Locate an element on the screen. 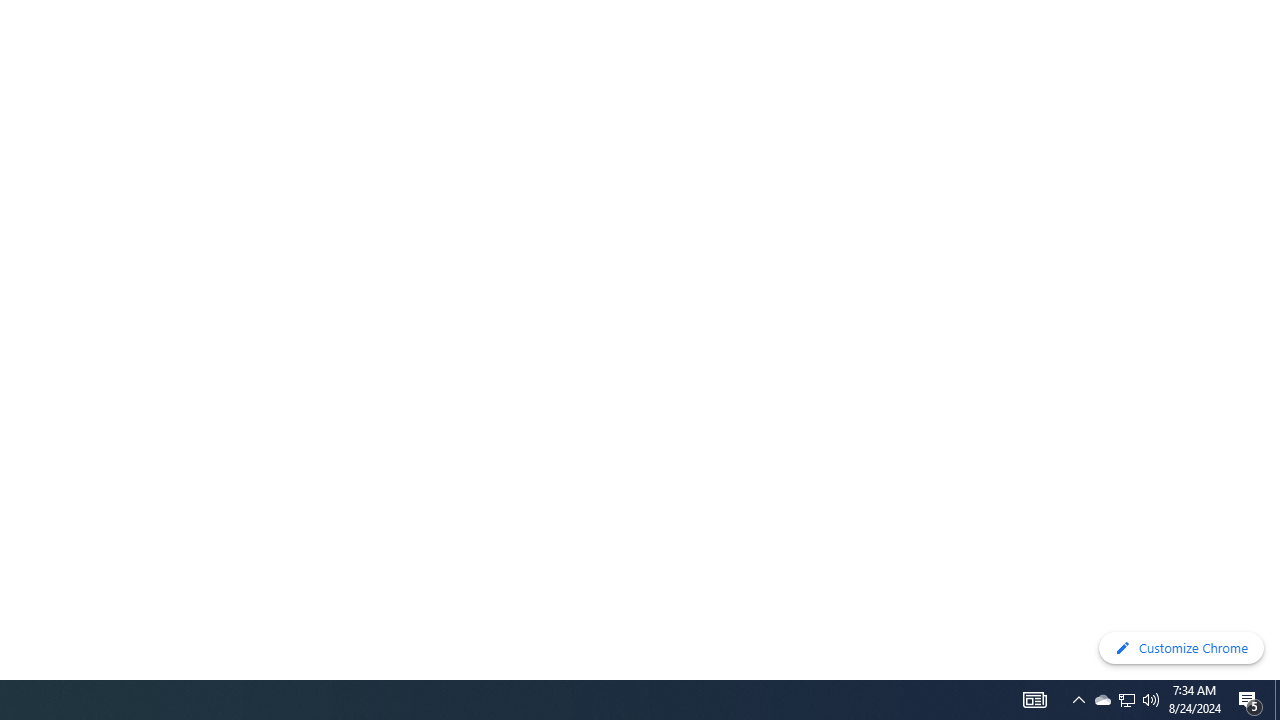  'Customize Chrome' is located at coordinates (1181, 648).